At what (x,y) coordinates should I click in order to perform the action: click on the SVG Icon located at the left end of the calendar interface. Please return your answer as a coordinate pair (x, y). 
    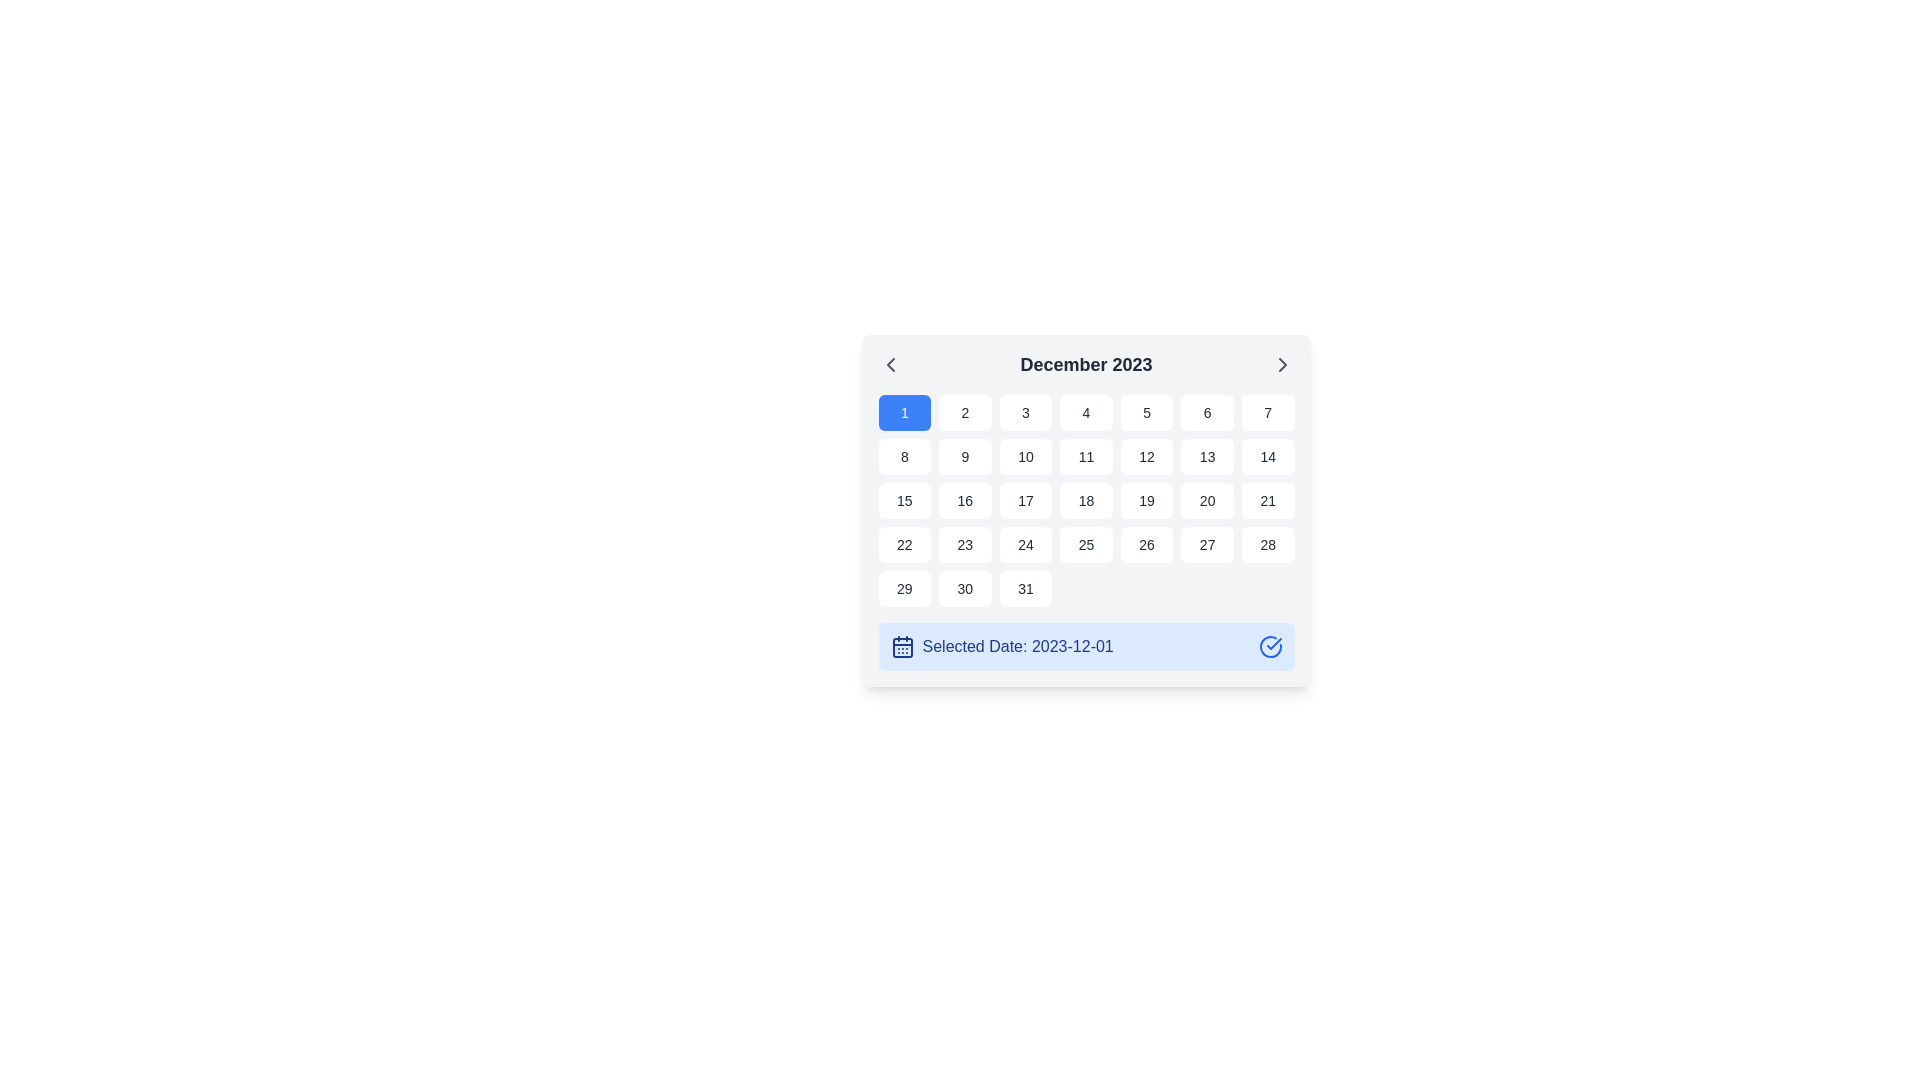
    Looking at the image, I should click on (889, 365).